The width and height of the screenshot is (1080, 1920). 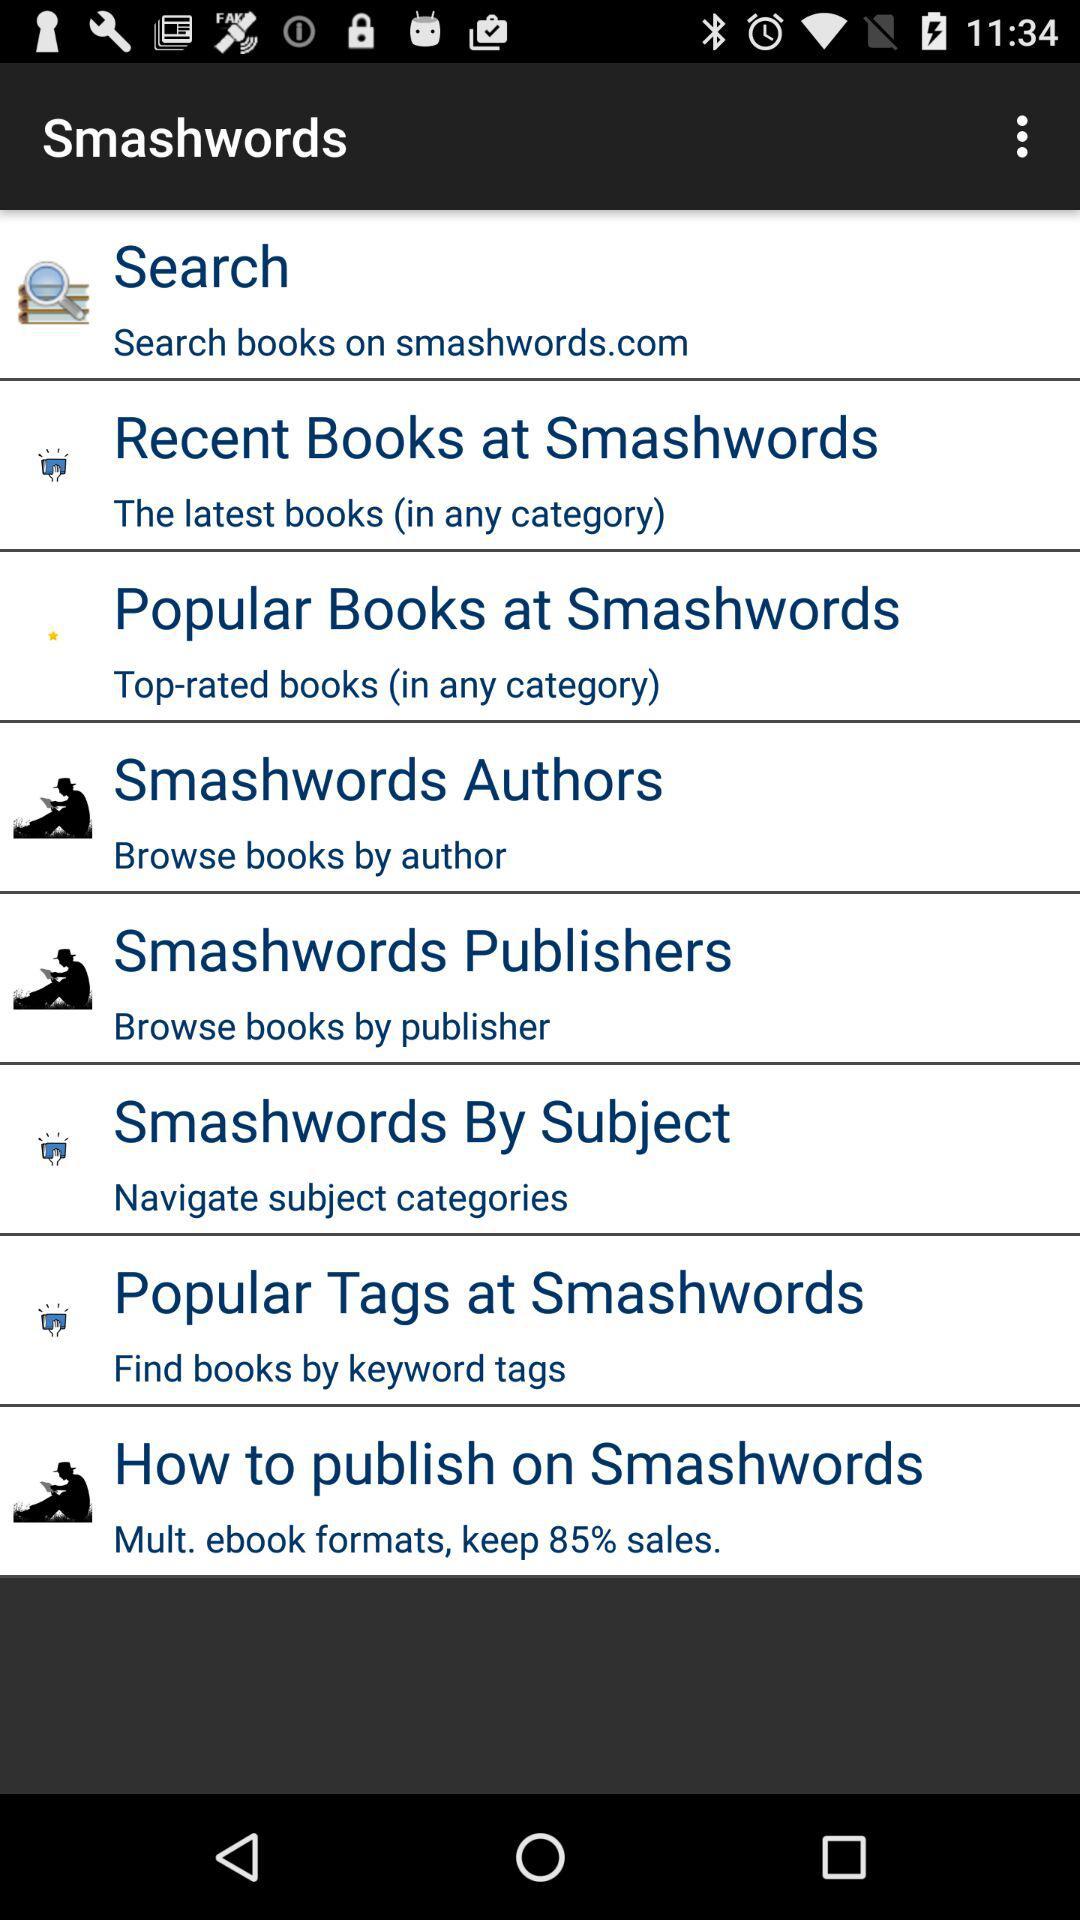 I want to click on the how to publish icon, so click(x=518, y=1461).